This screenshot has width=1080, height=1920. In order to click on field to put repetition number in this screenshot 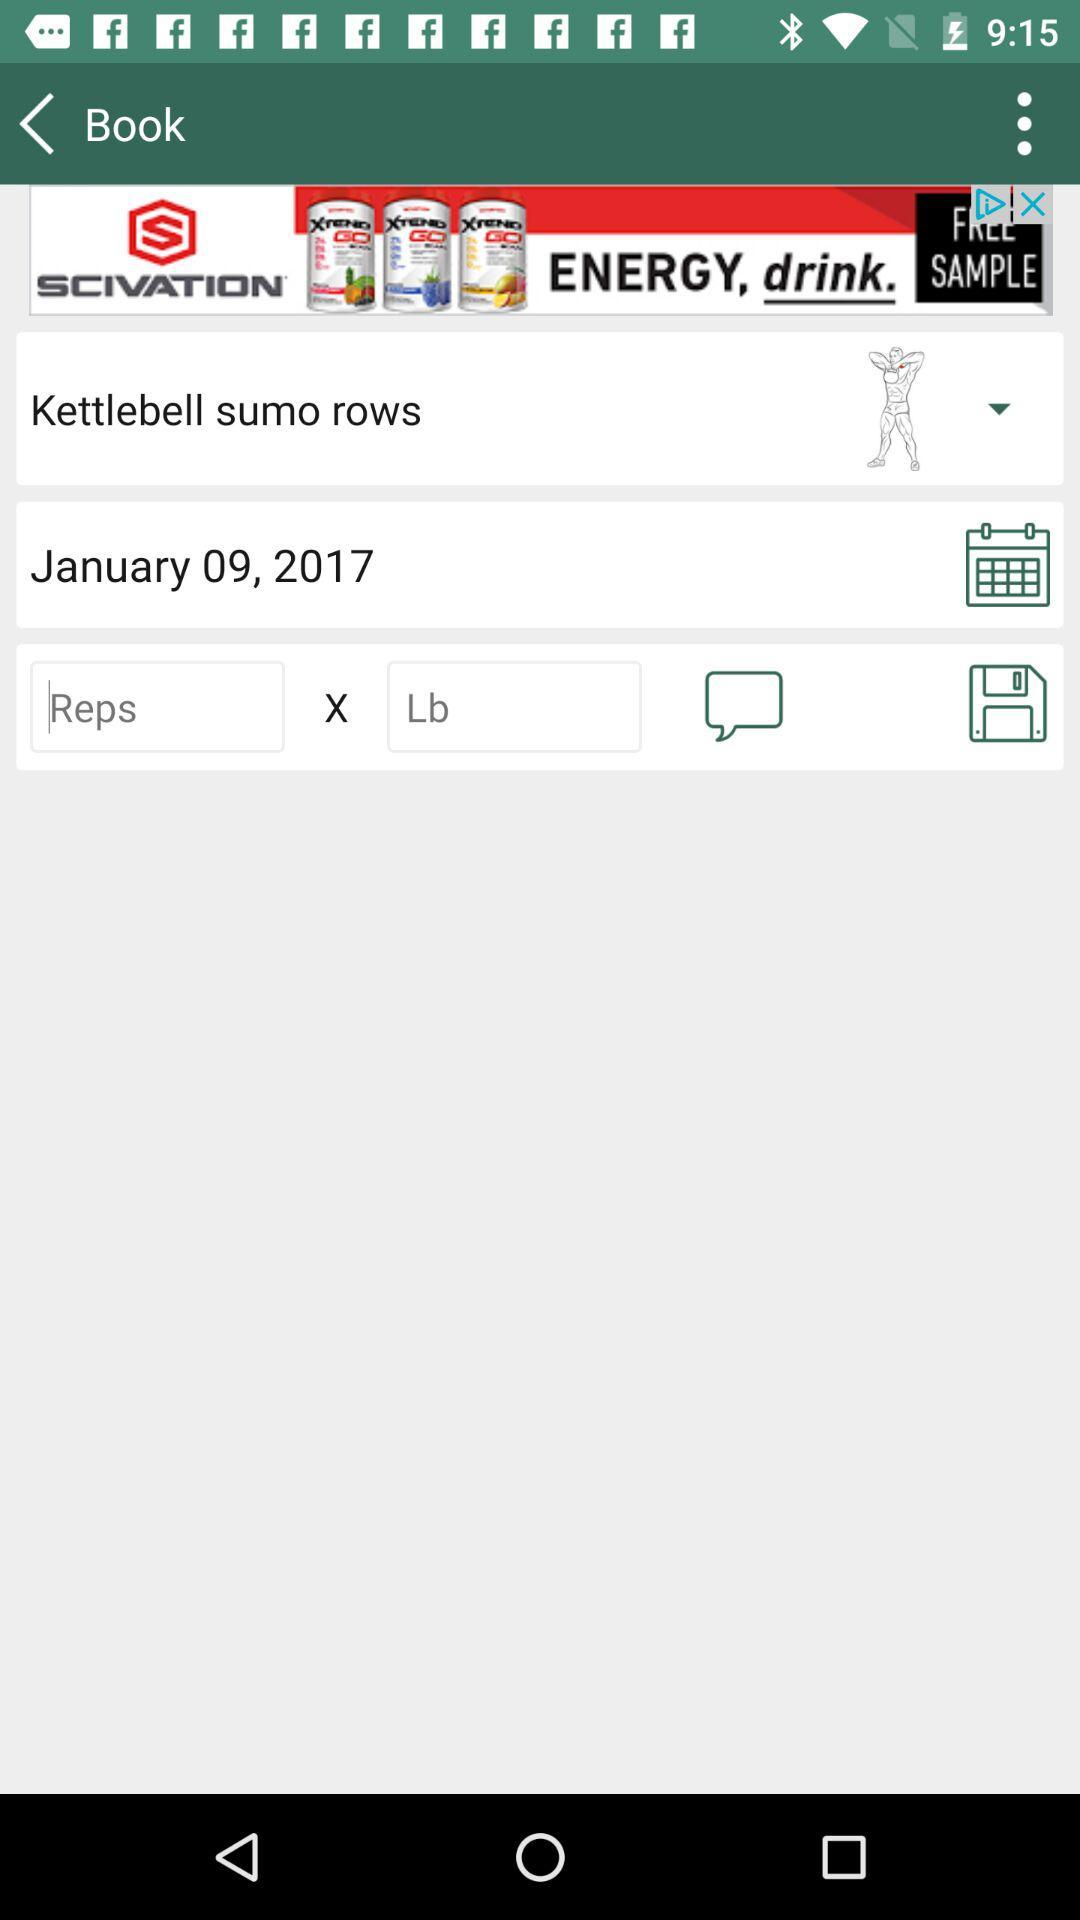, I will do `click(156, 706)`.